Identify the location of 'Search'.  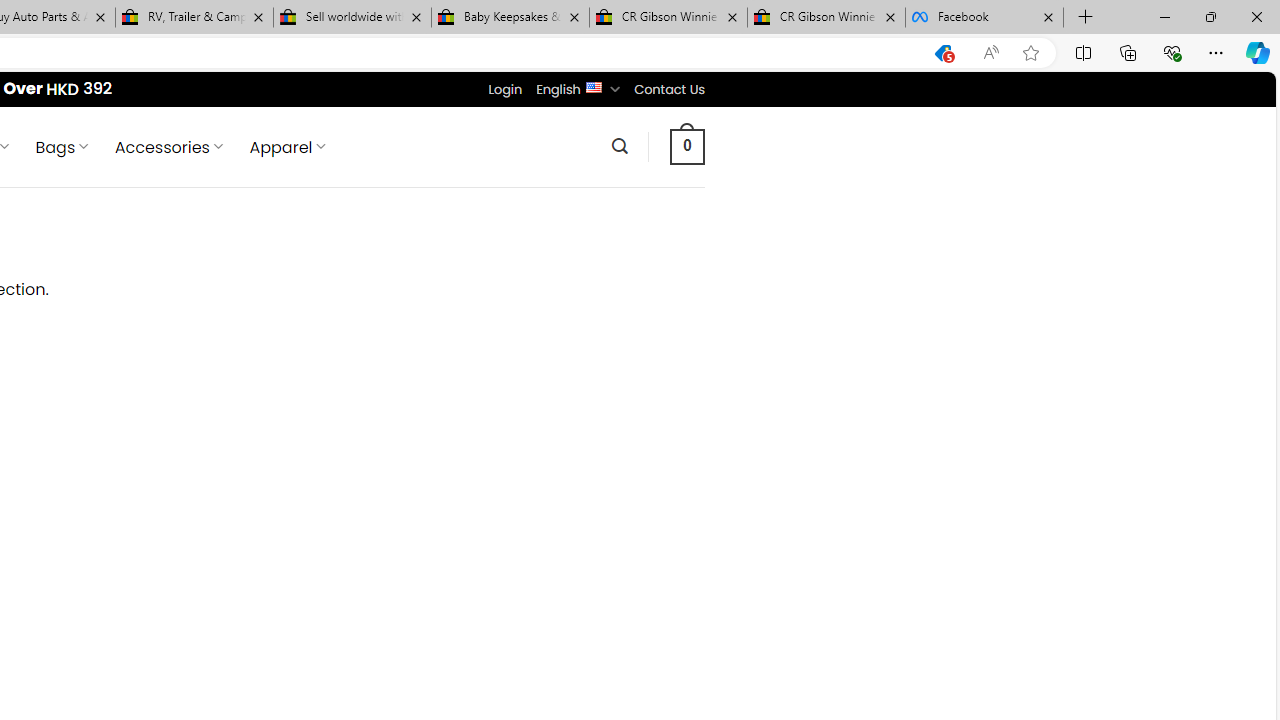
(618, 145).